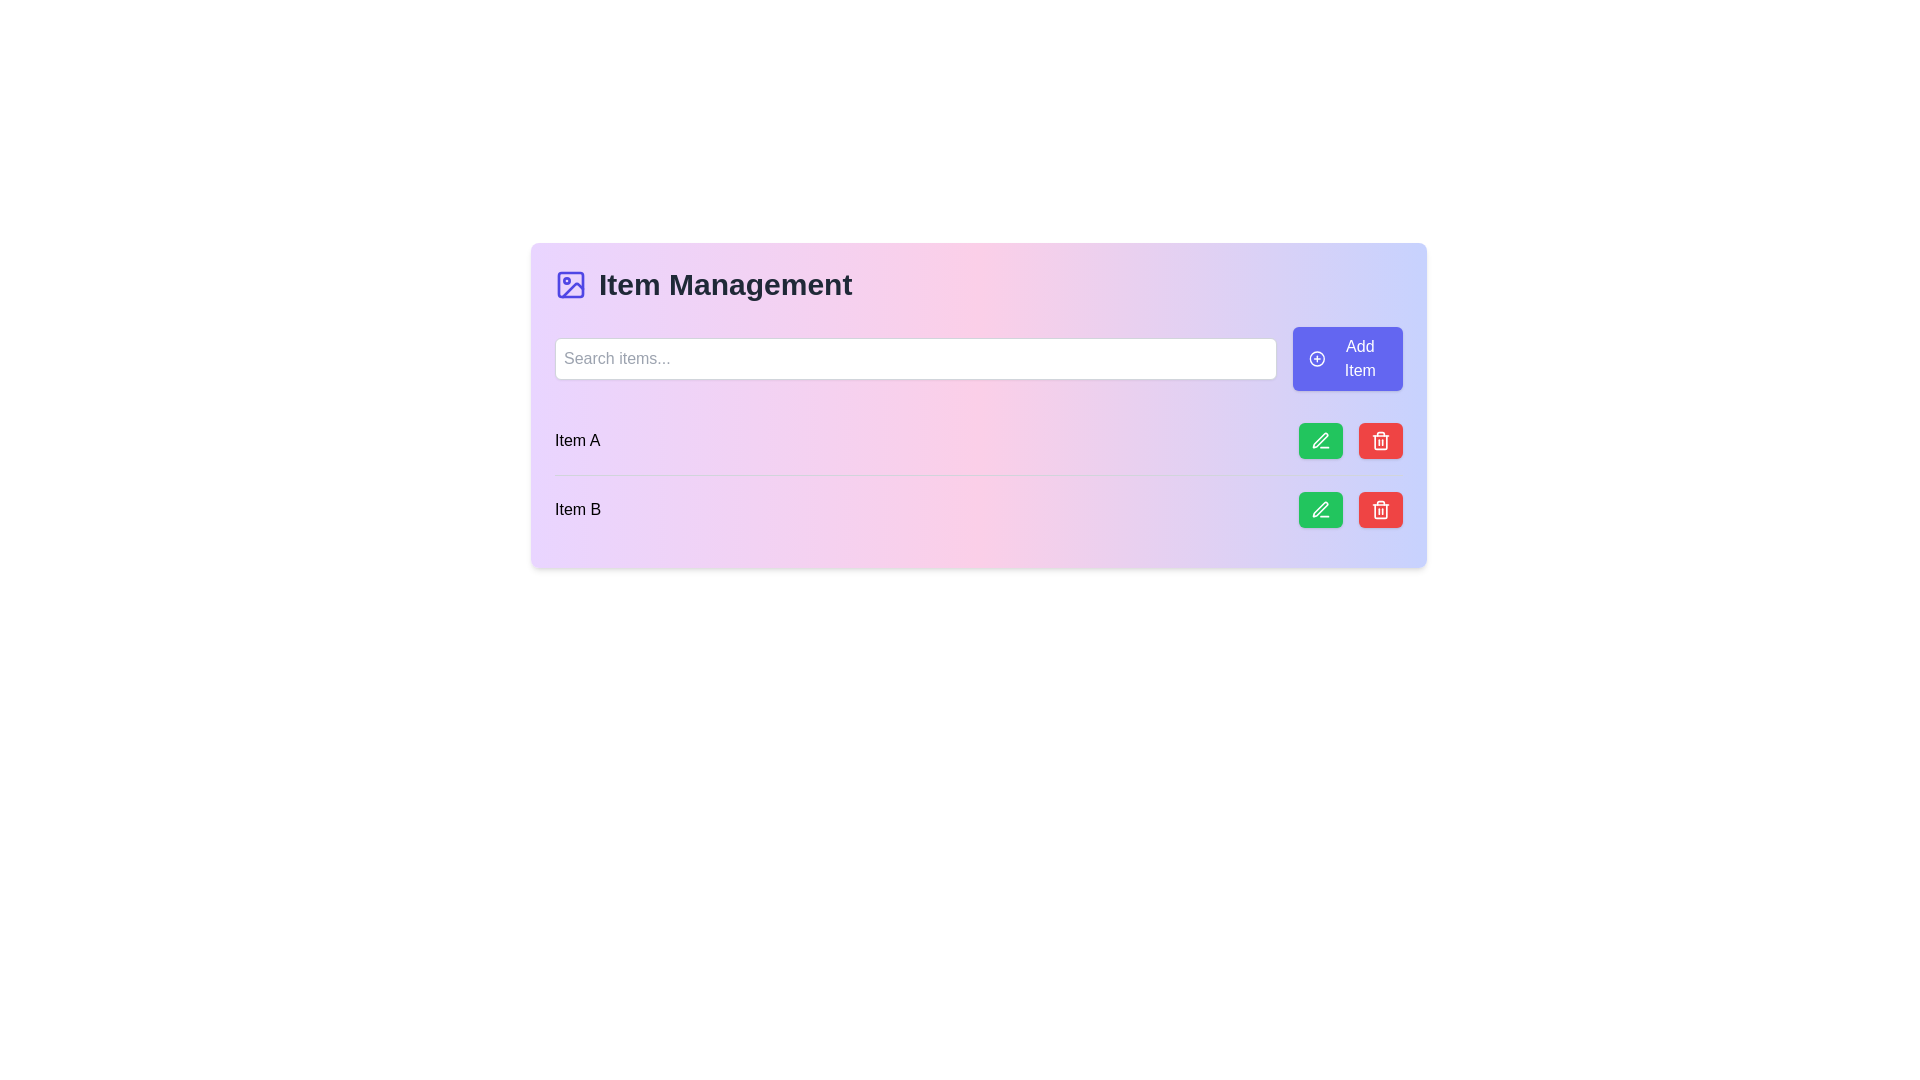  Describe the element at coordinates (1320, 508) in the screenshot. I see `the edit button for 'Item B' which is located in the green button group adjacent to the red trash button in the second row` at that location.